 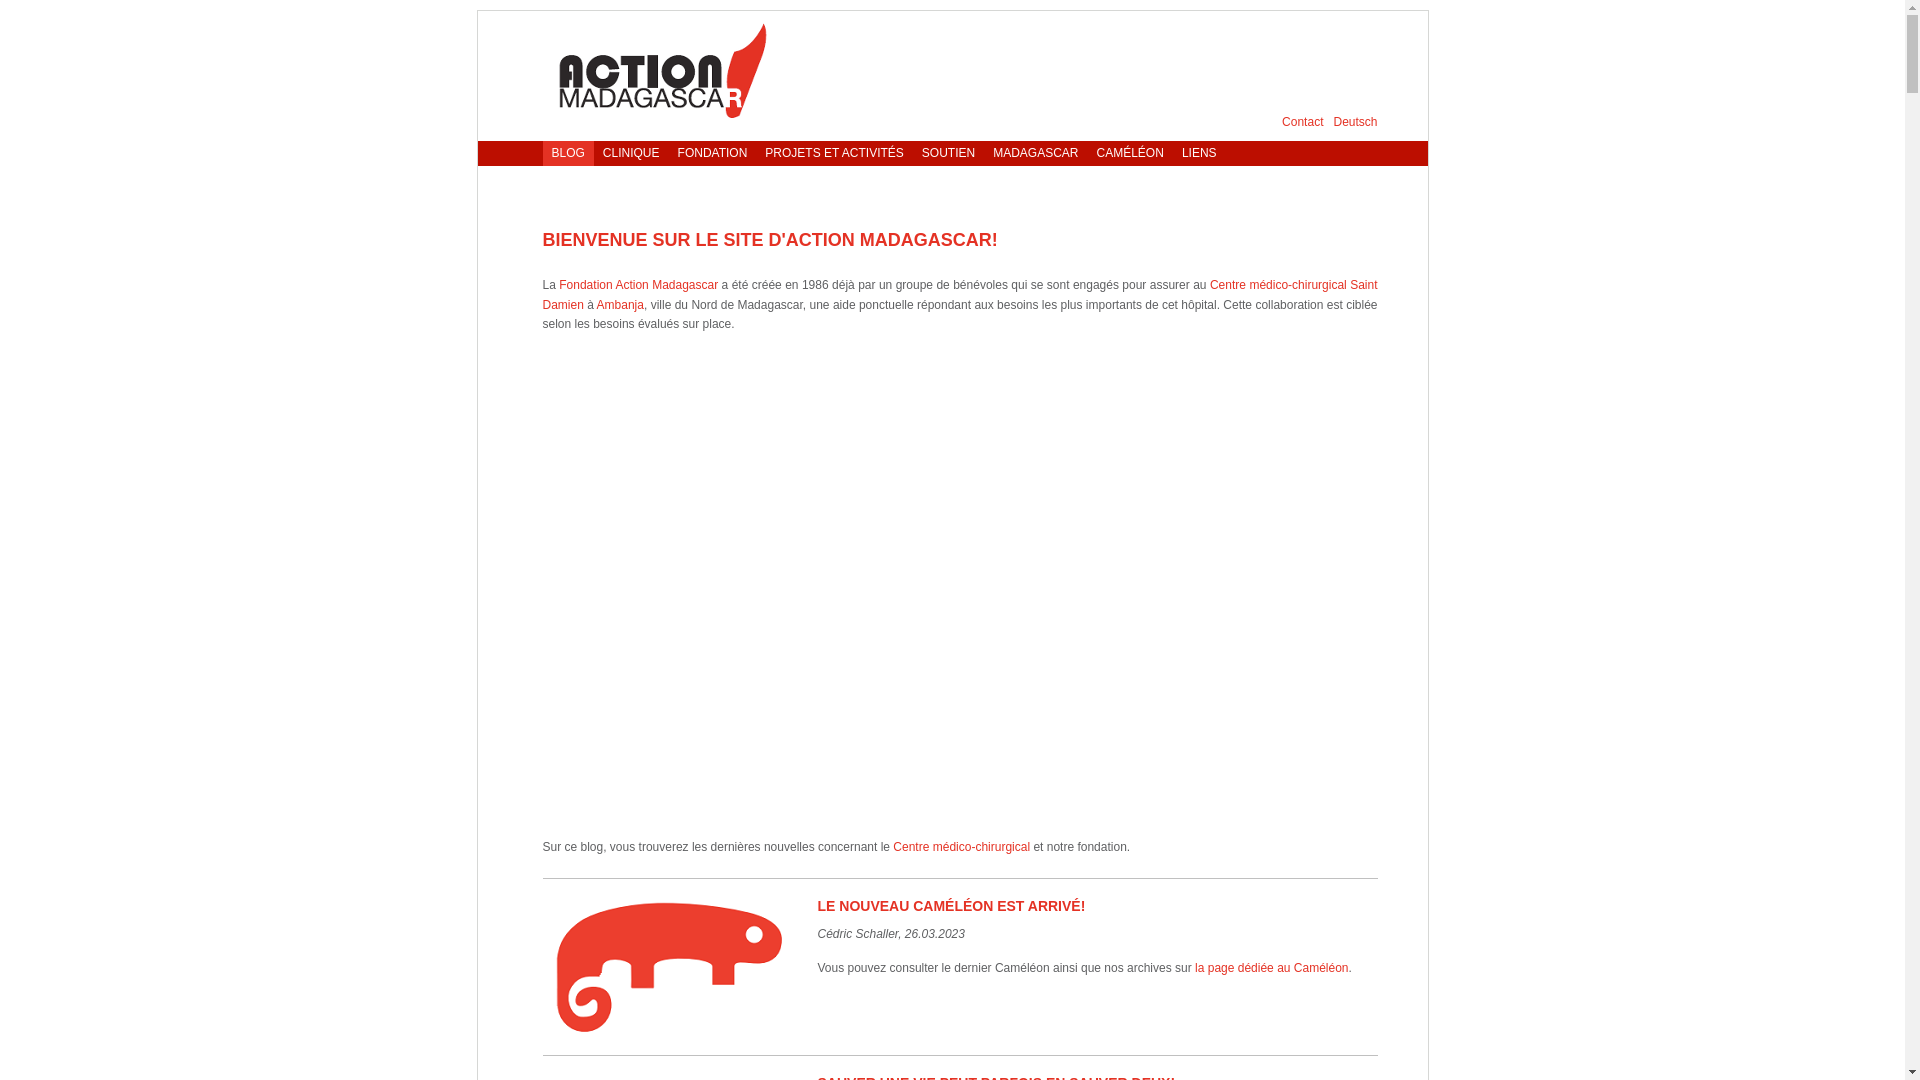 I want to click on 'SOUTIEN', so click(x=911, y=152).